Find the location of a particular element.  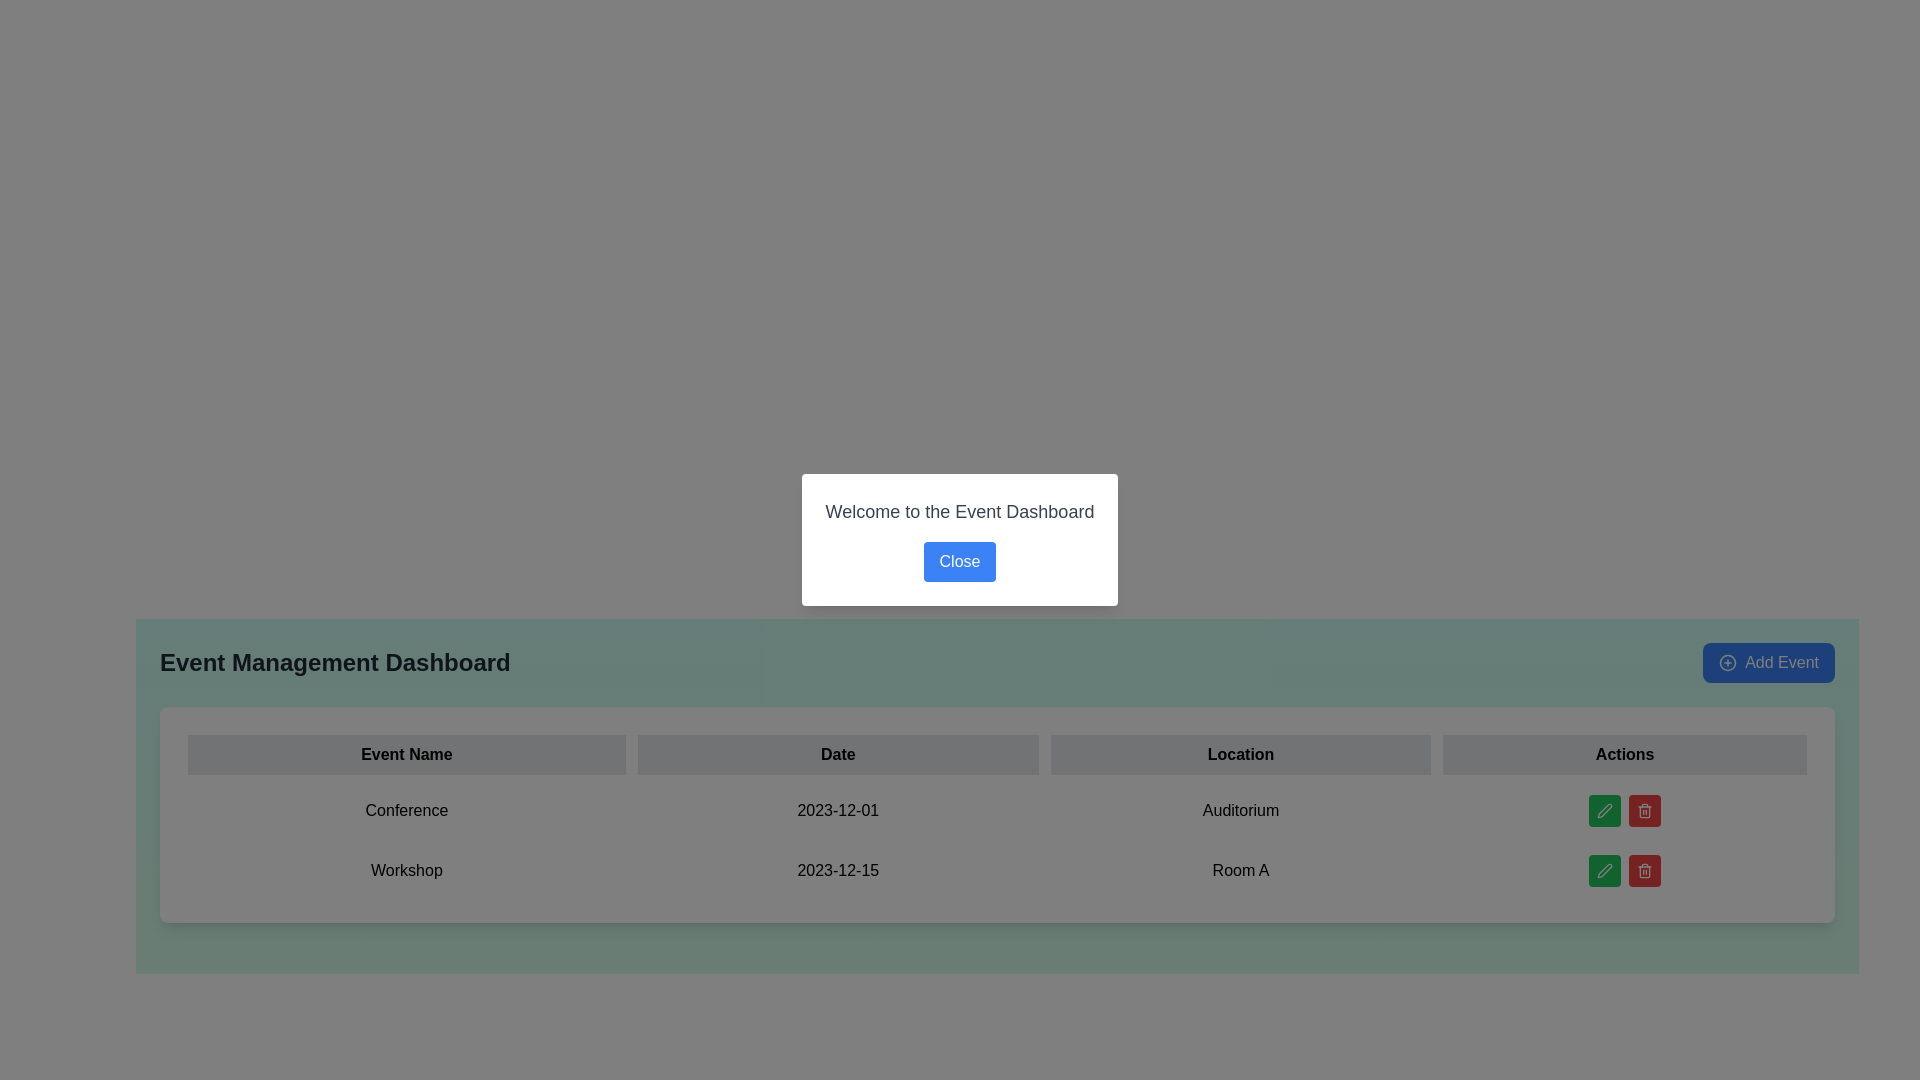

the text label displaying 'Auditorium' located in the third column of the first row under the 'Location' header in the table is located at coordinates (1240, 810).